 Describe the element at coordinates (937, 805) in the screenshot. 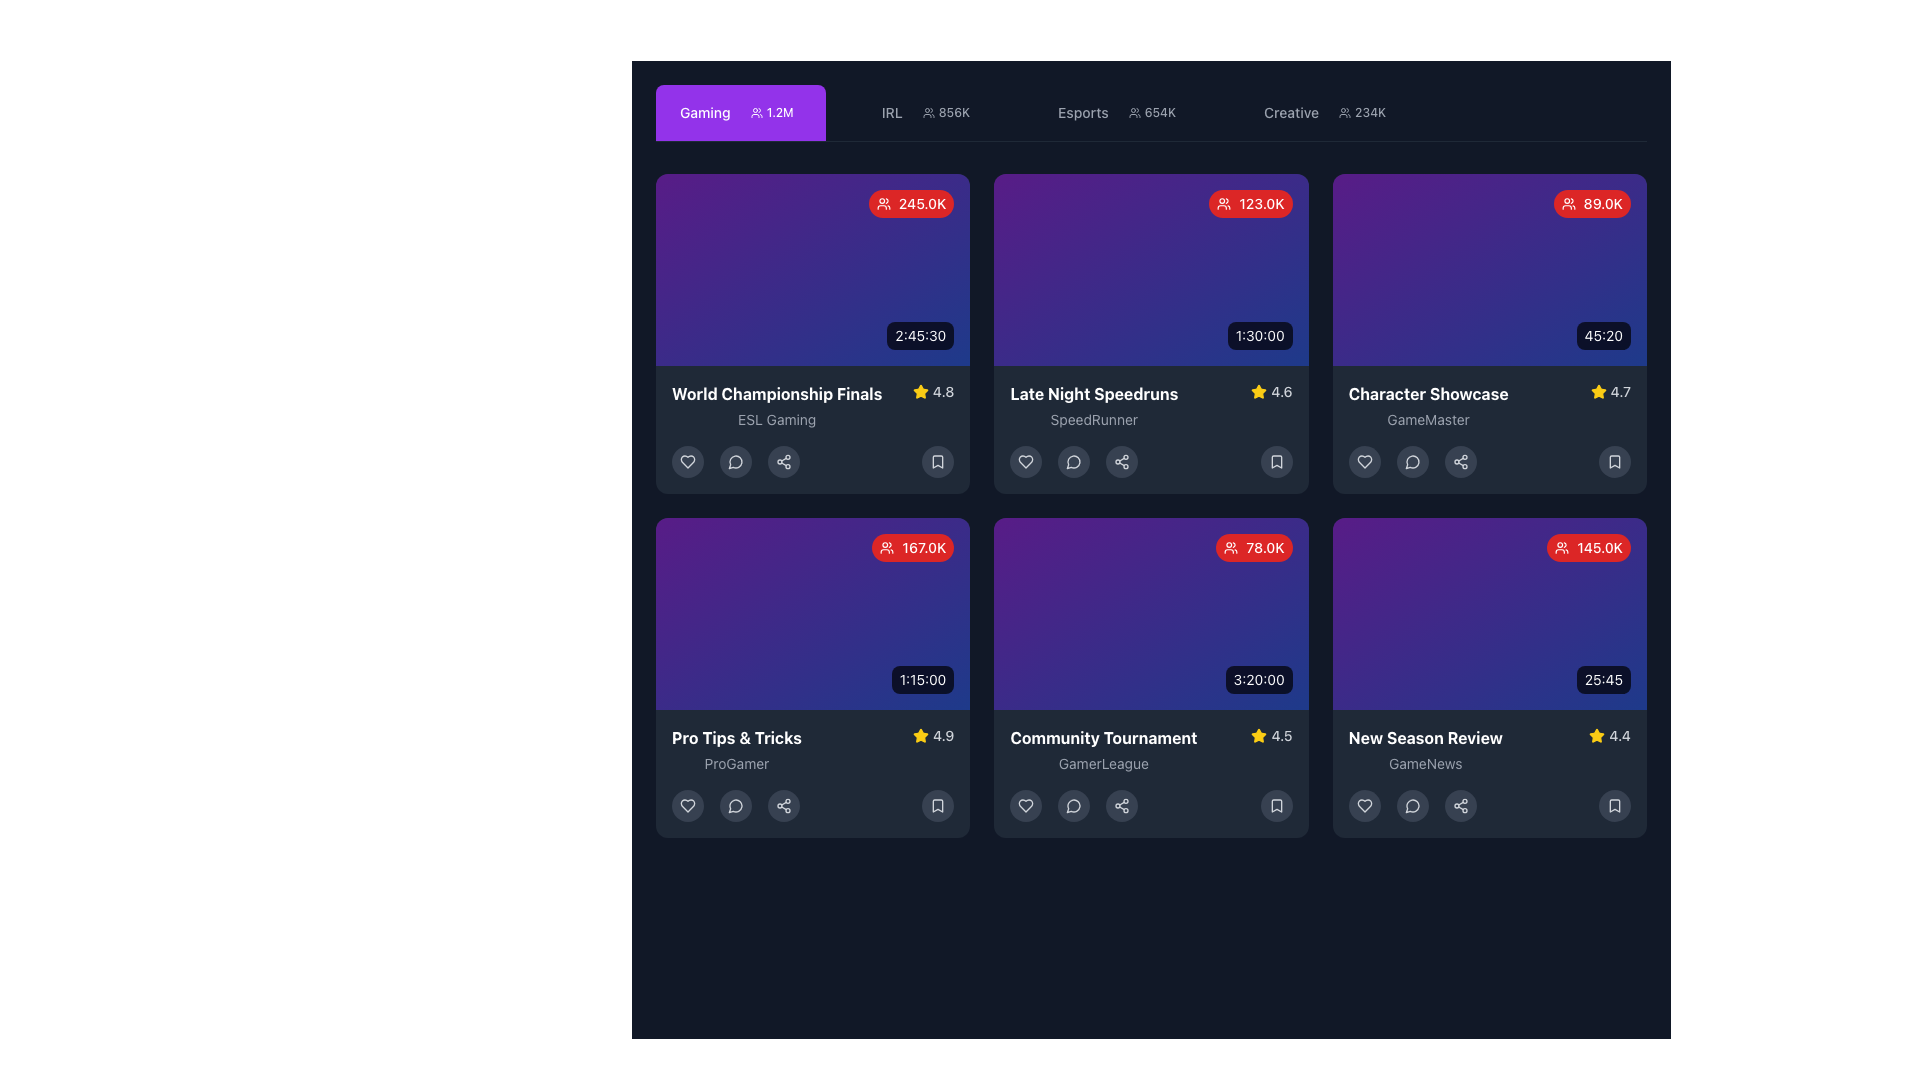

I see `the bookmark button located at the bottom of the 'Pro Tips & Tricks' card in the lower-left corner of the grid` at that location.